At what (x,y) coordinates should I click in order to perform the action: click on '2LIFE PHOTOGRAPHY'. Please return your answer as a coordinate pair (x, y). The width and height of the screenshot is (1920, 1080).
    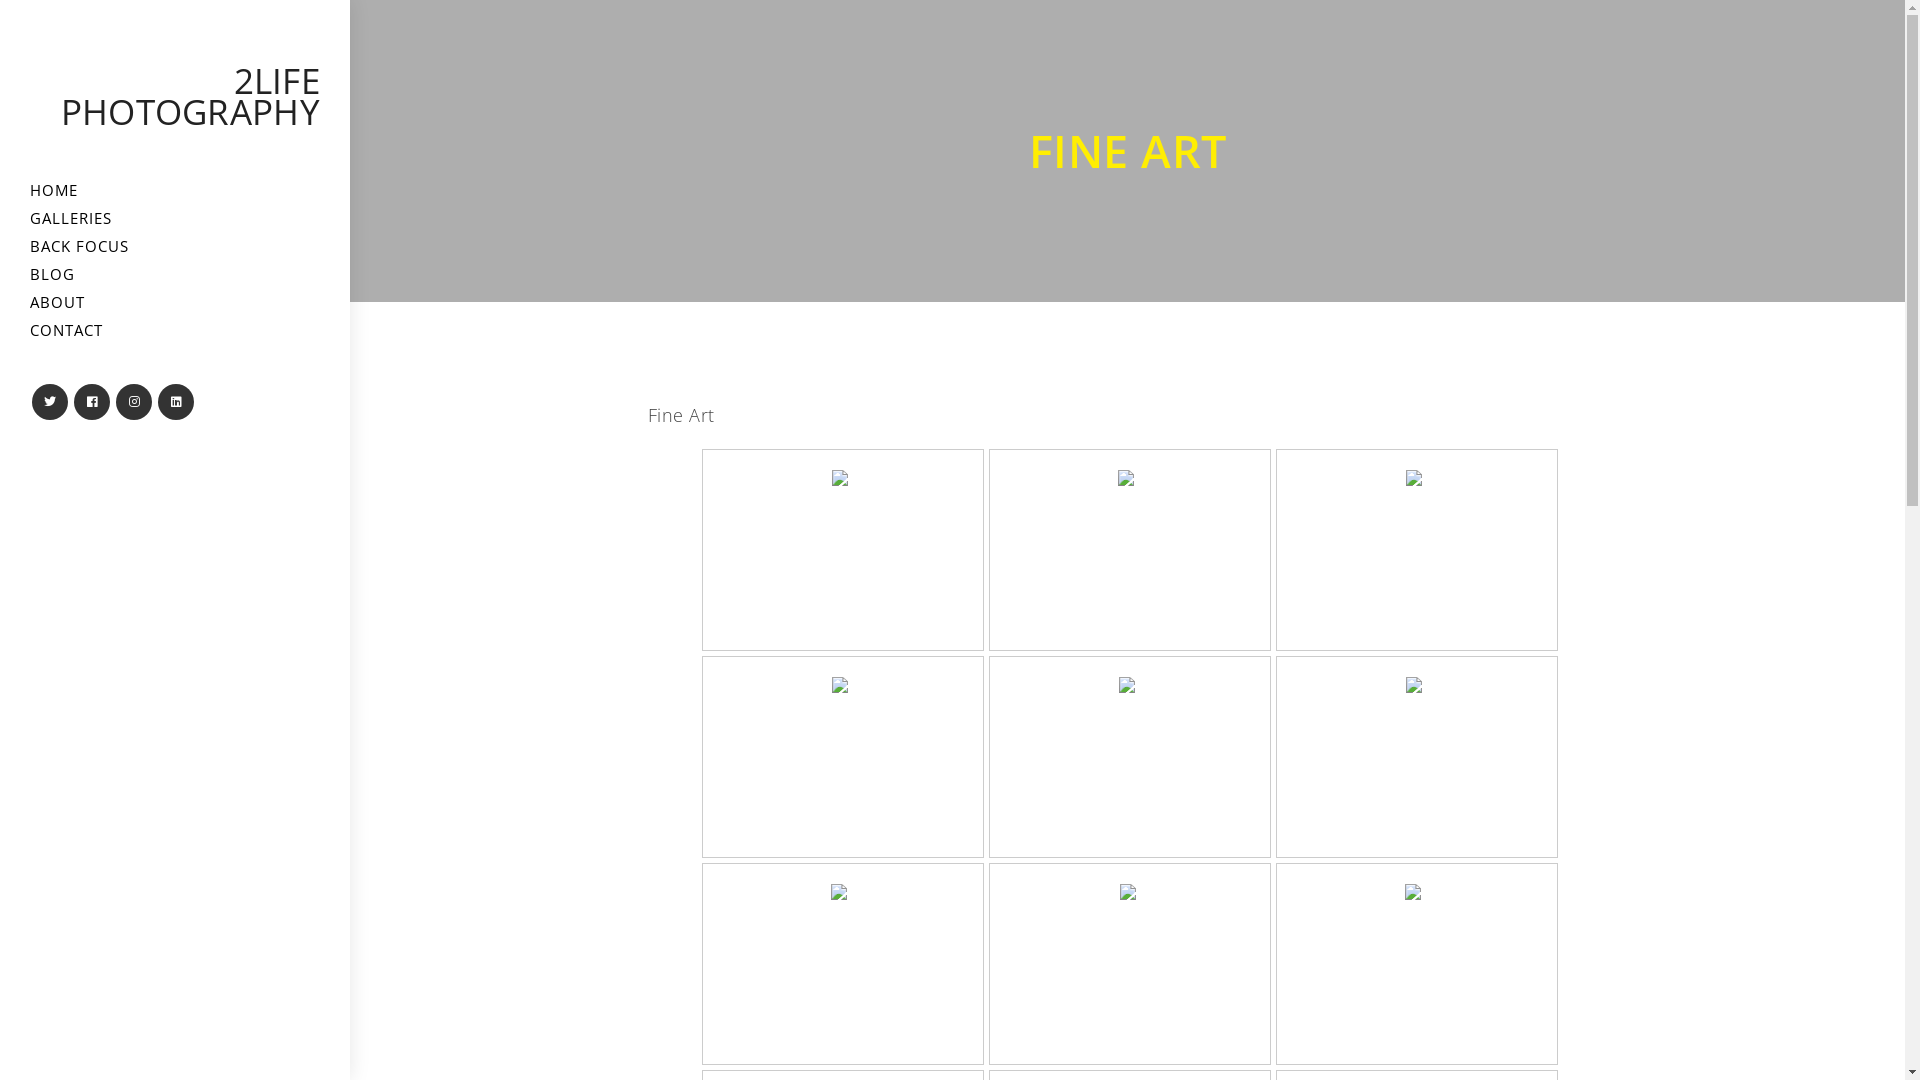
    Looking at the image, I should click on (190, 96).